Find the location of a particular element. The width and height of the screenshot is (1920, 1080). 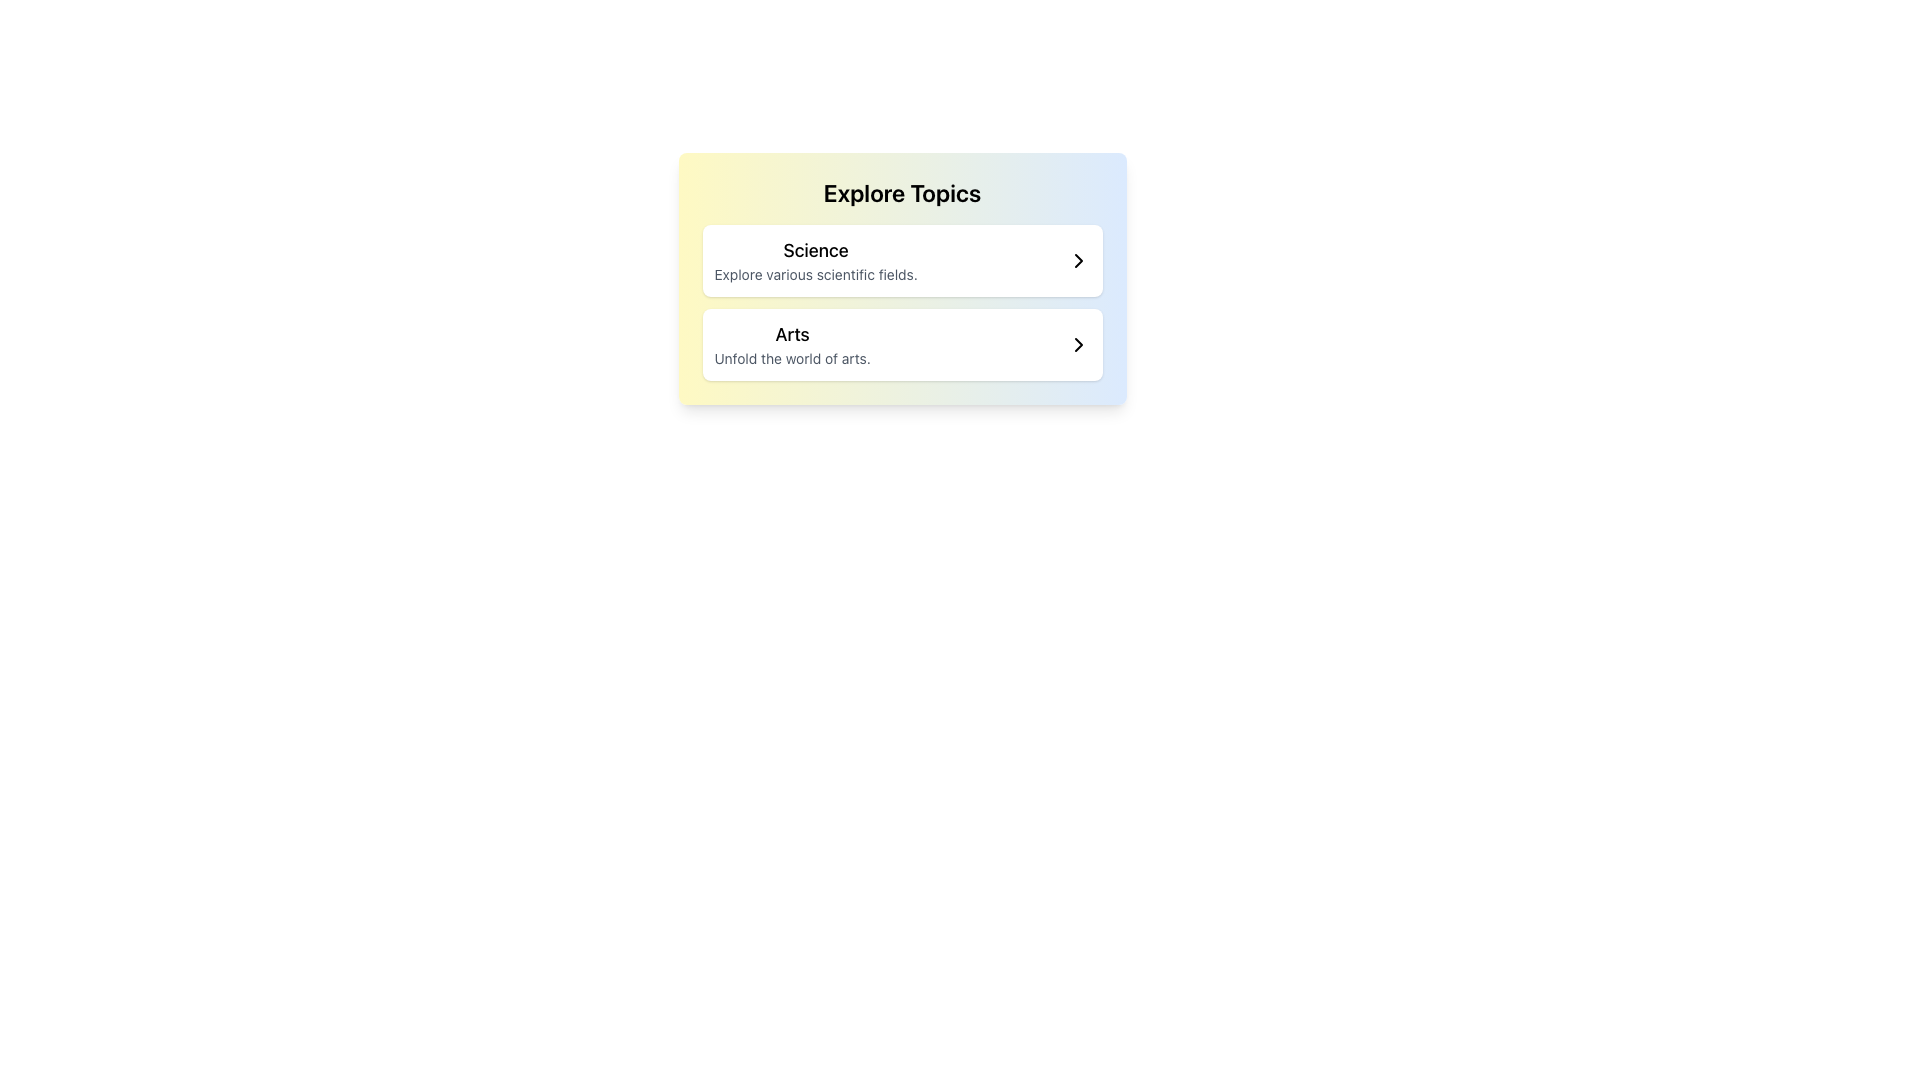

the Text Label that provides additional context about the 'Arts' topic, located below the 'Arts' label in the 'Explore Topics' section is located at coordinates (791, 357).